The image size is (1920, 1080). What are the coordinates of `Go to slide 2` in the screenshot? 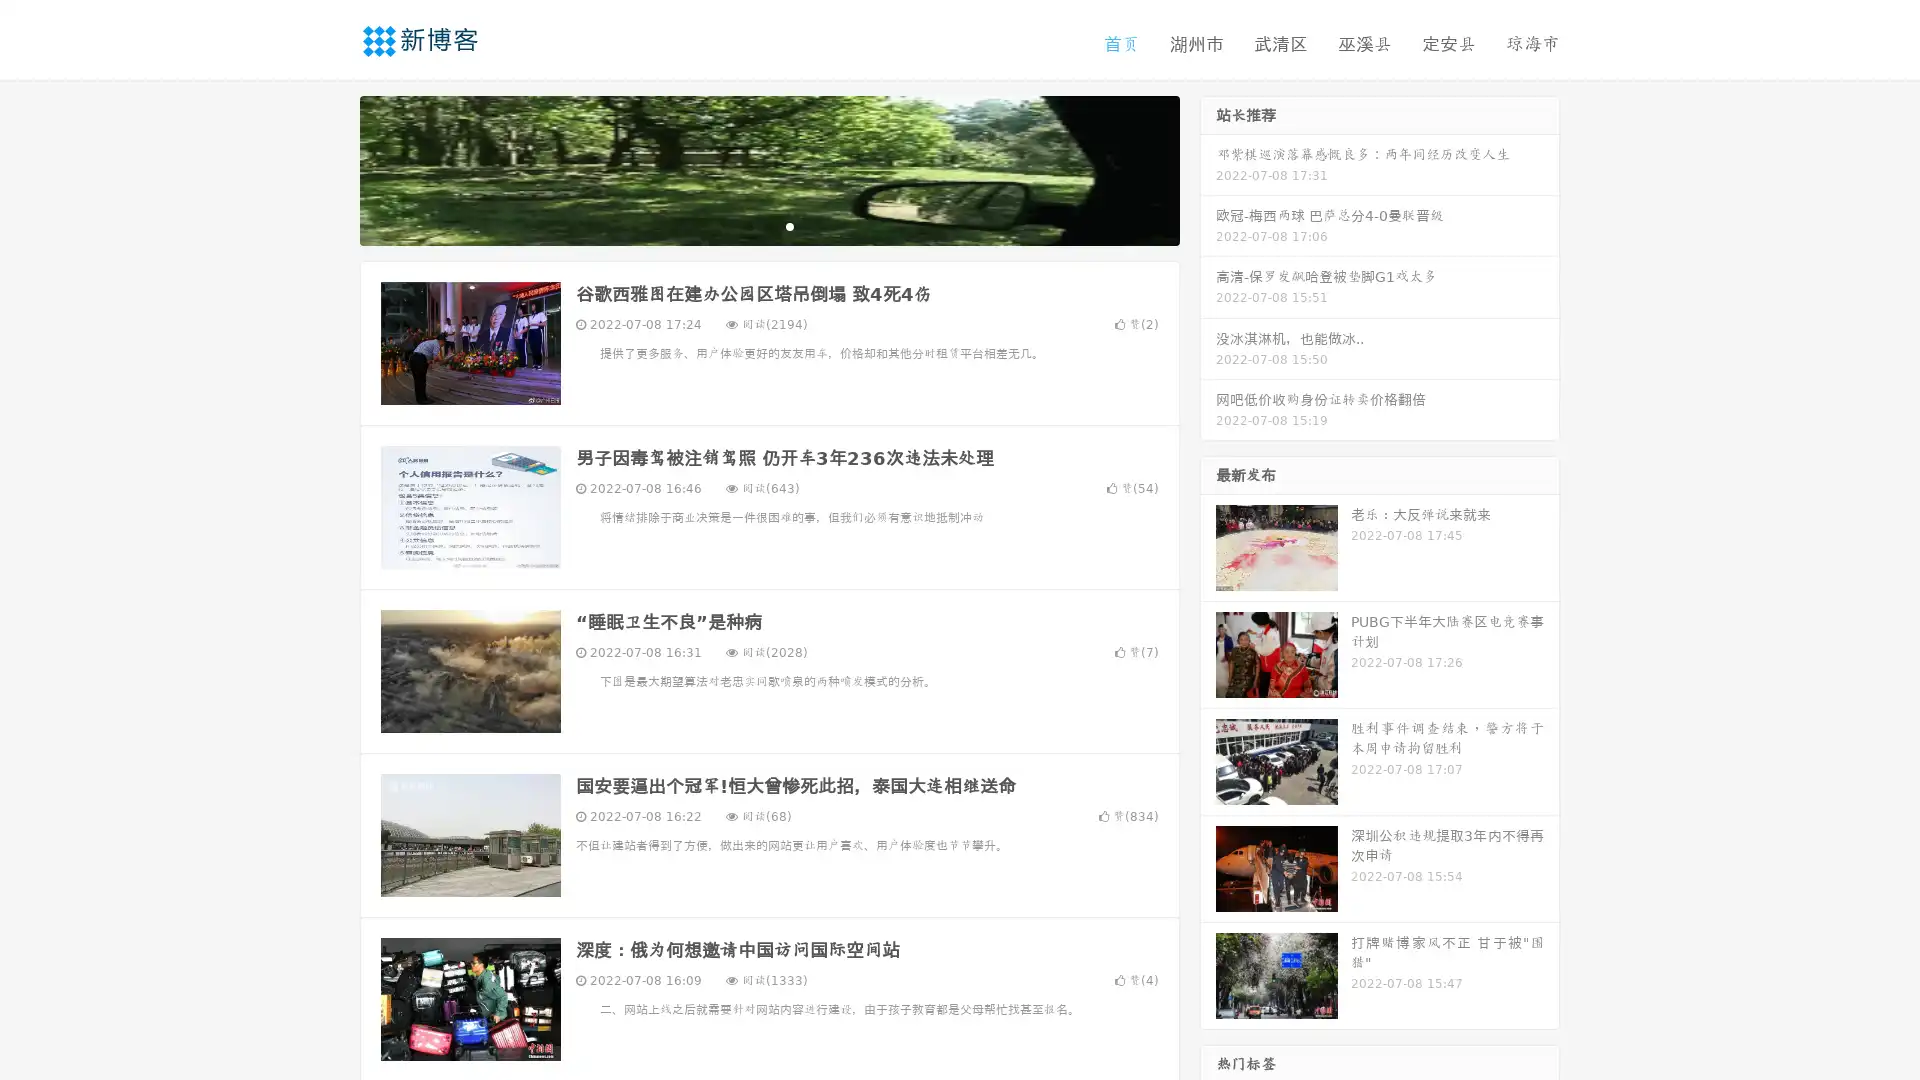 It's located at (768, 225).